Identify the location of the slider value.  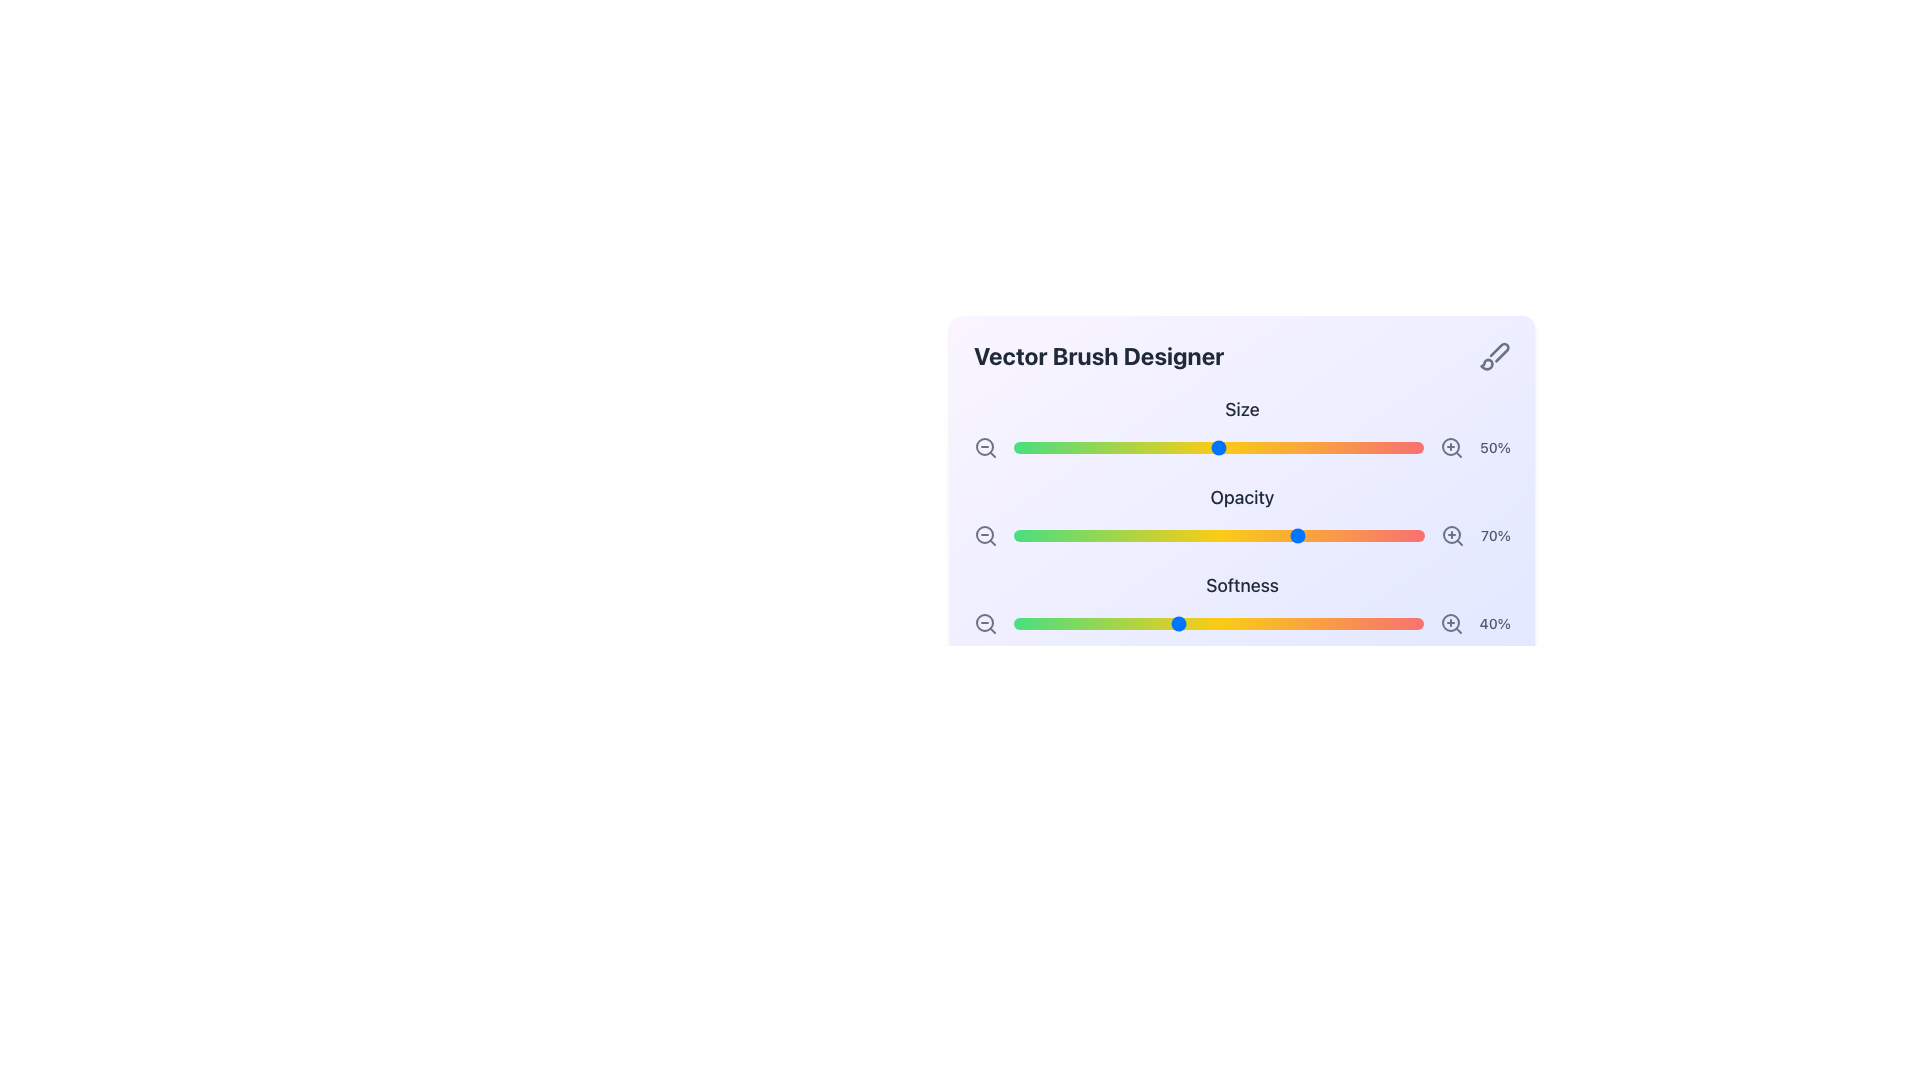
(1070, 446).